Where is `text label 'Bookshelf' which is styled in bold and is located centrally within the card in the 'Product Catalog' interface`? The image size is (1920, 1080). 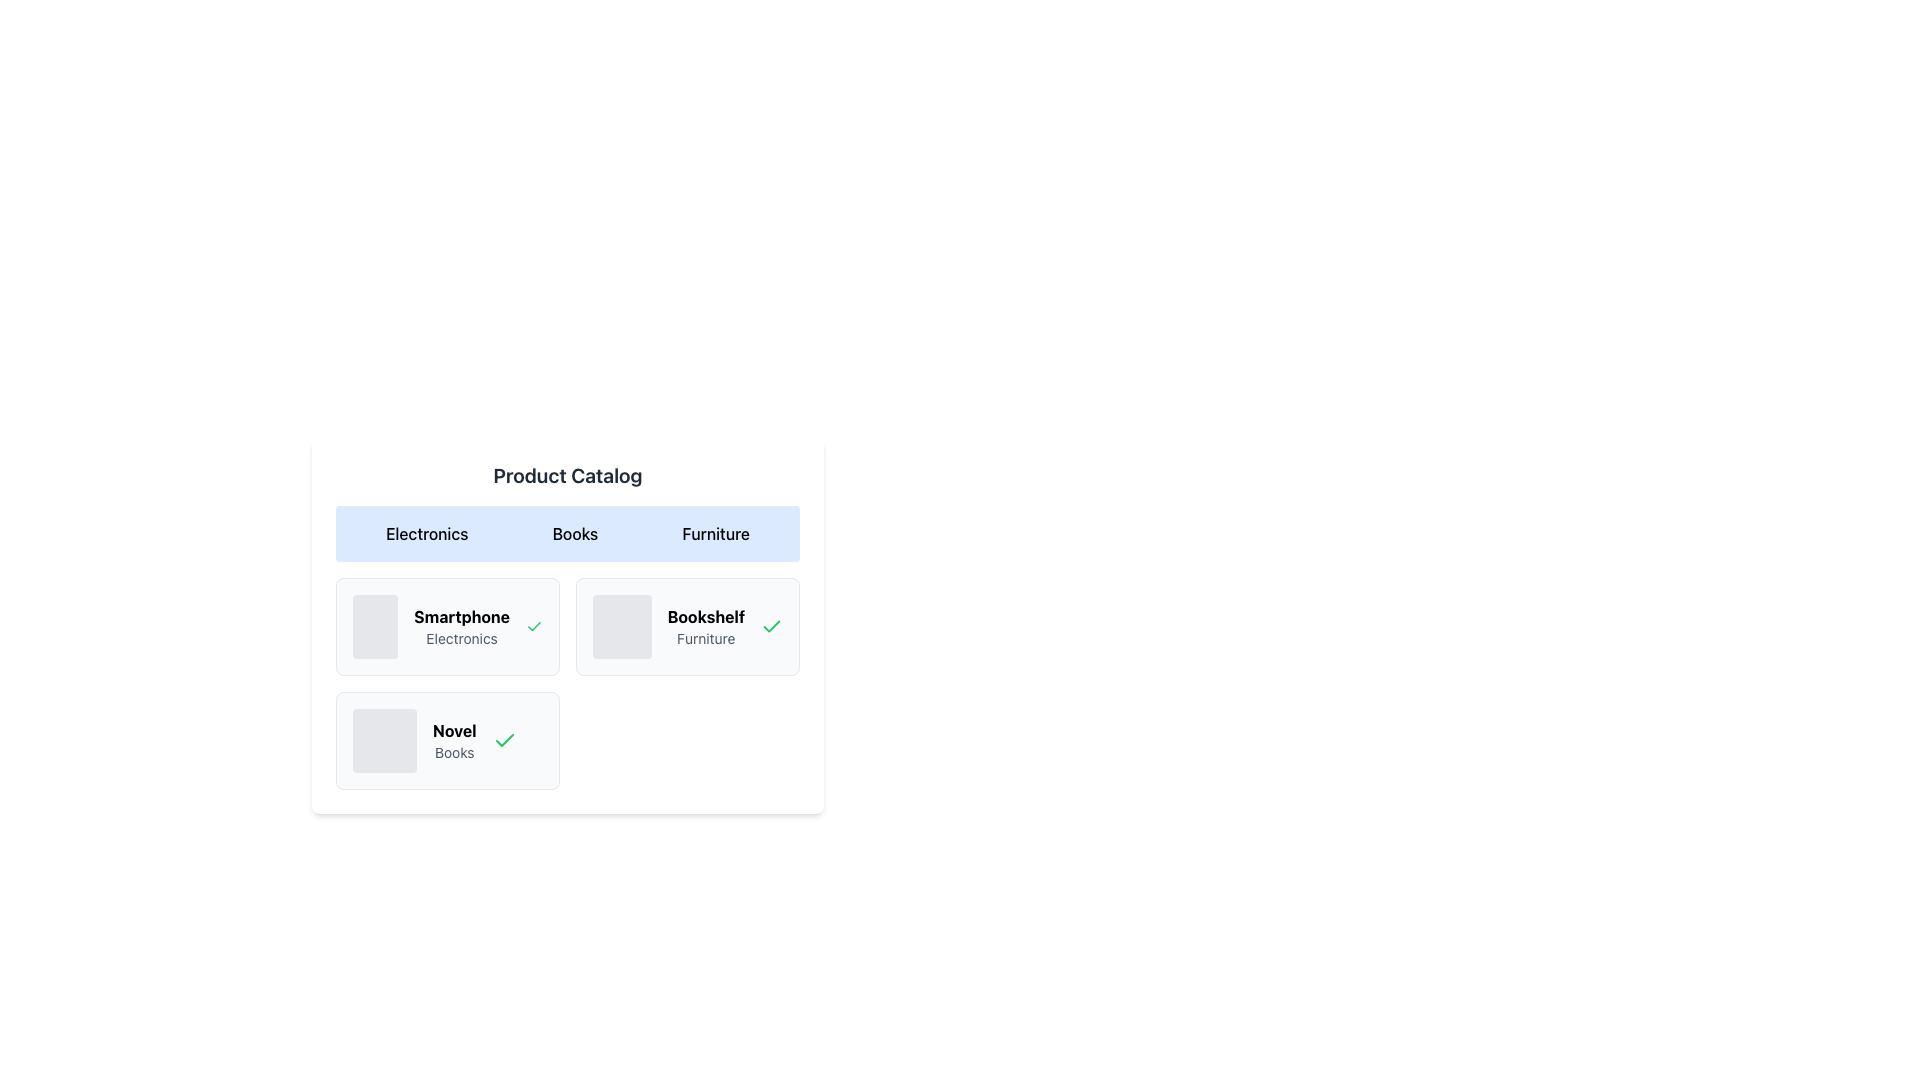 text label 'Bookshelf' which is styled in bold and is located centrally within the card in the 'Product Catalog' interface is located at coordinates (706, 626).